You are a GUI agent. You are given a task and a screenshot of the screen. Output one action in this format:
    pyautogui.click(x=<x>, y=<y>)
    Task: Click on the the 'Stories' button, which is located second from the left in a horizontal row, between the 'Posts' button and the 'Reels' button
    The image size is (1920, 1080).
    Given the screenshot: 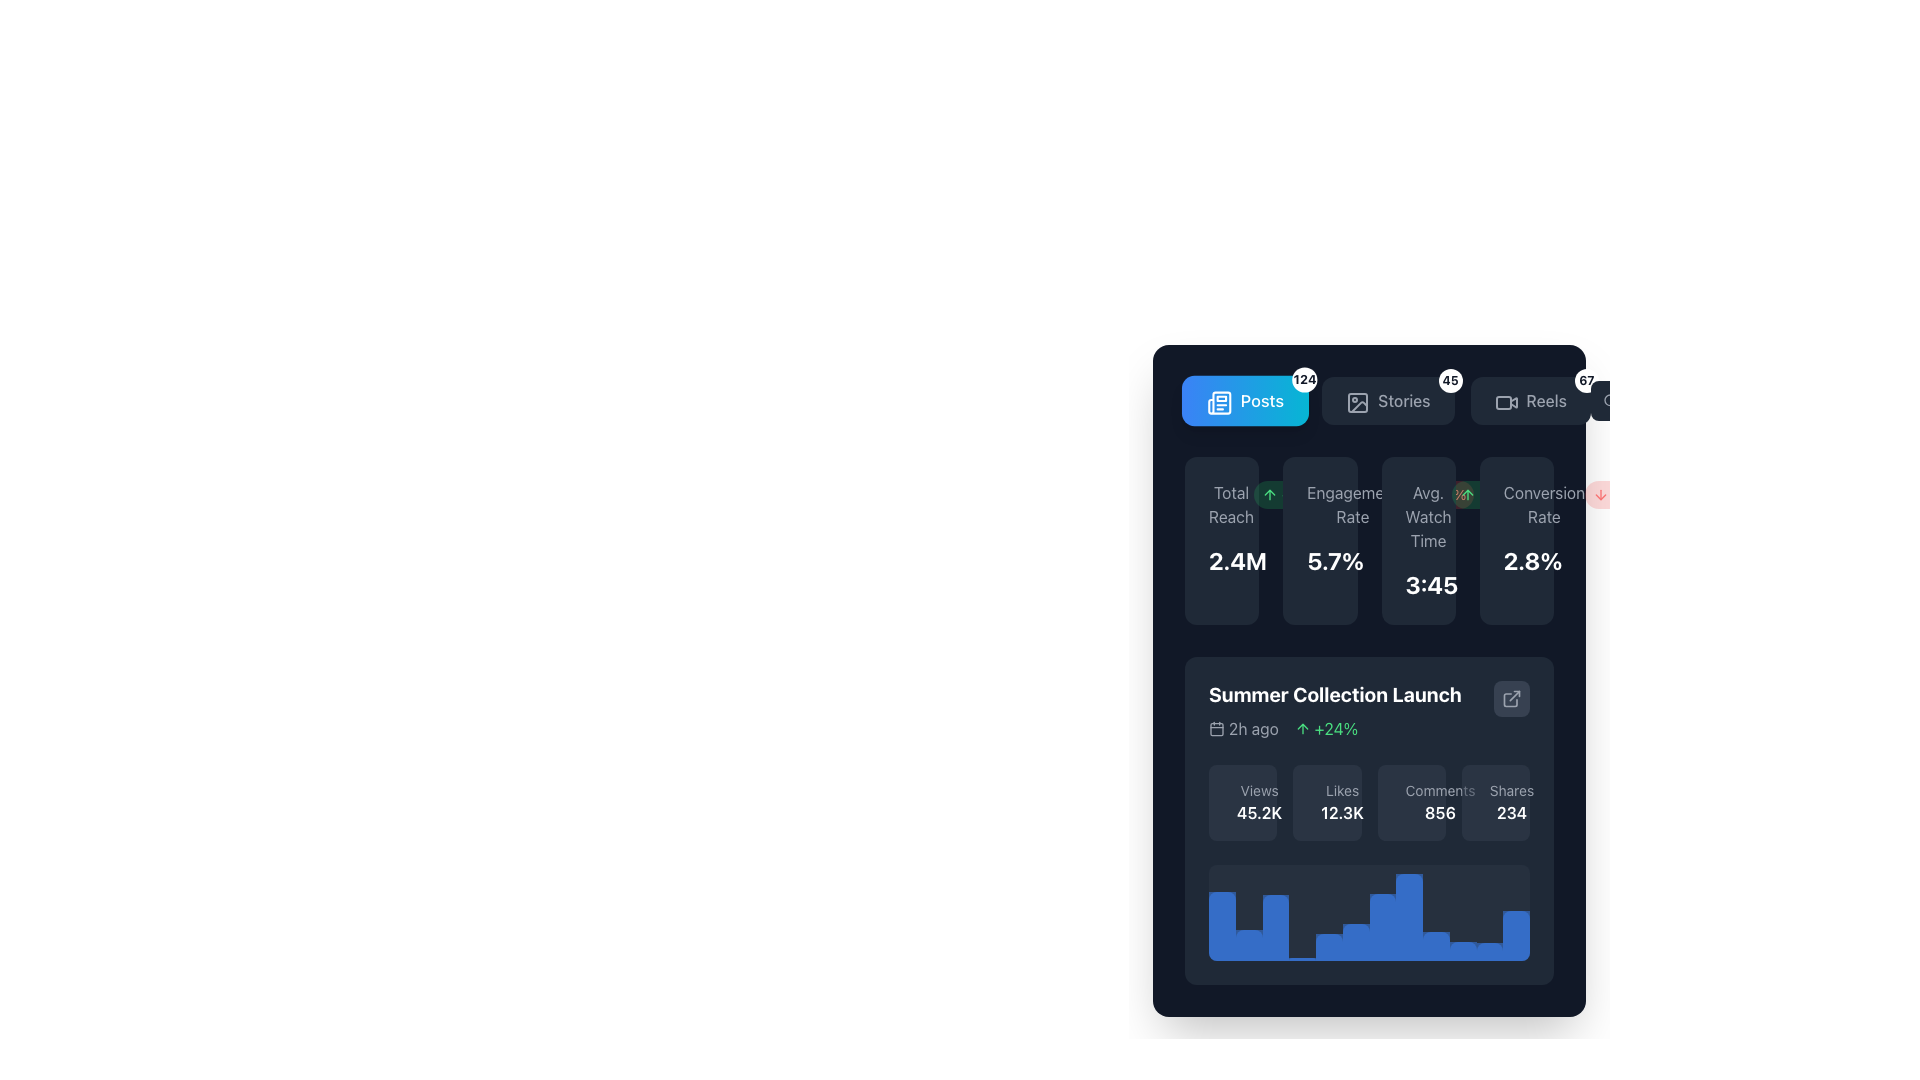 What is the action you would take?
    pyautogui.click(x=1368, y=401)
    